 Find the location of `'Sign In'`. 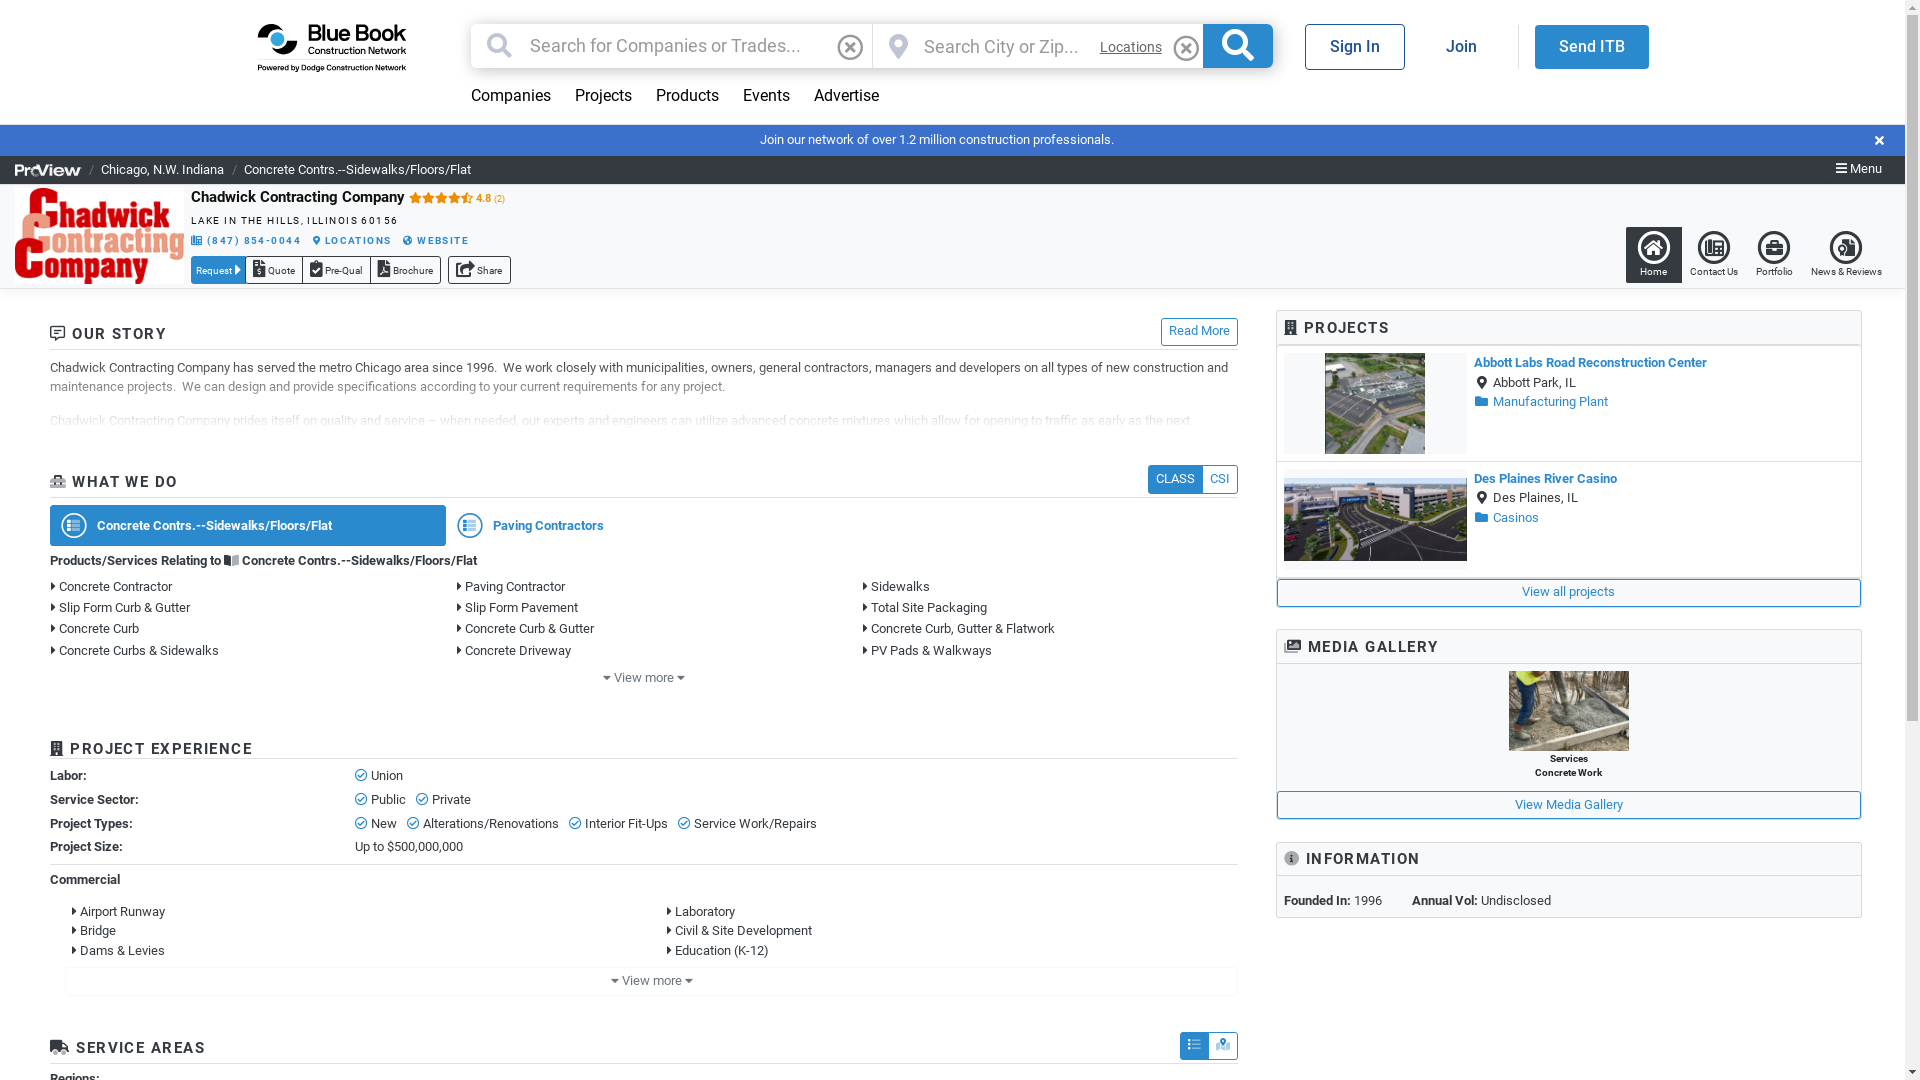

'Sign In' is located at coordinates (1353, 45).